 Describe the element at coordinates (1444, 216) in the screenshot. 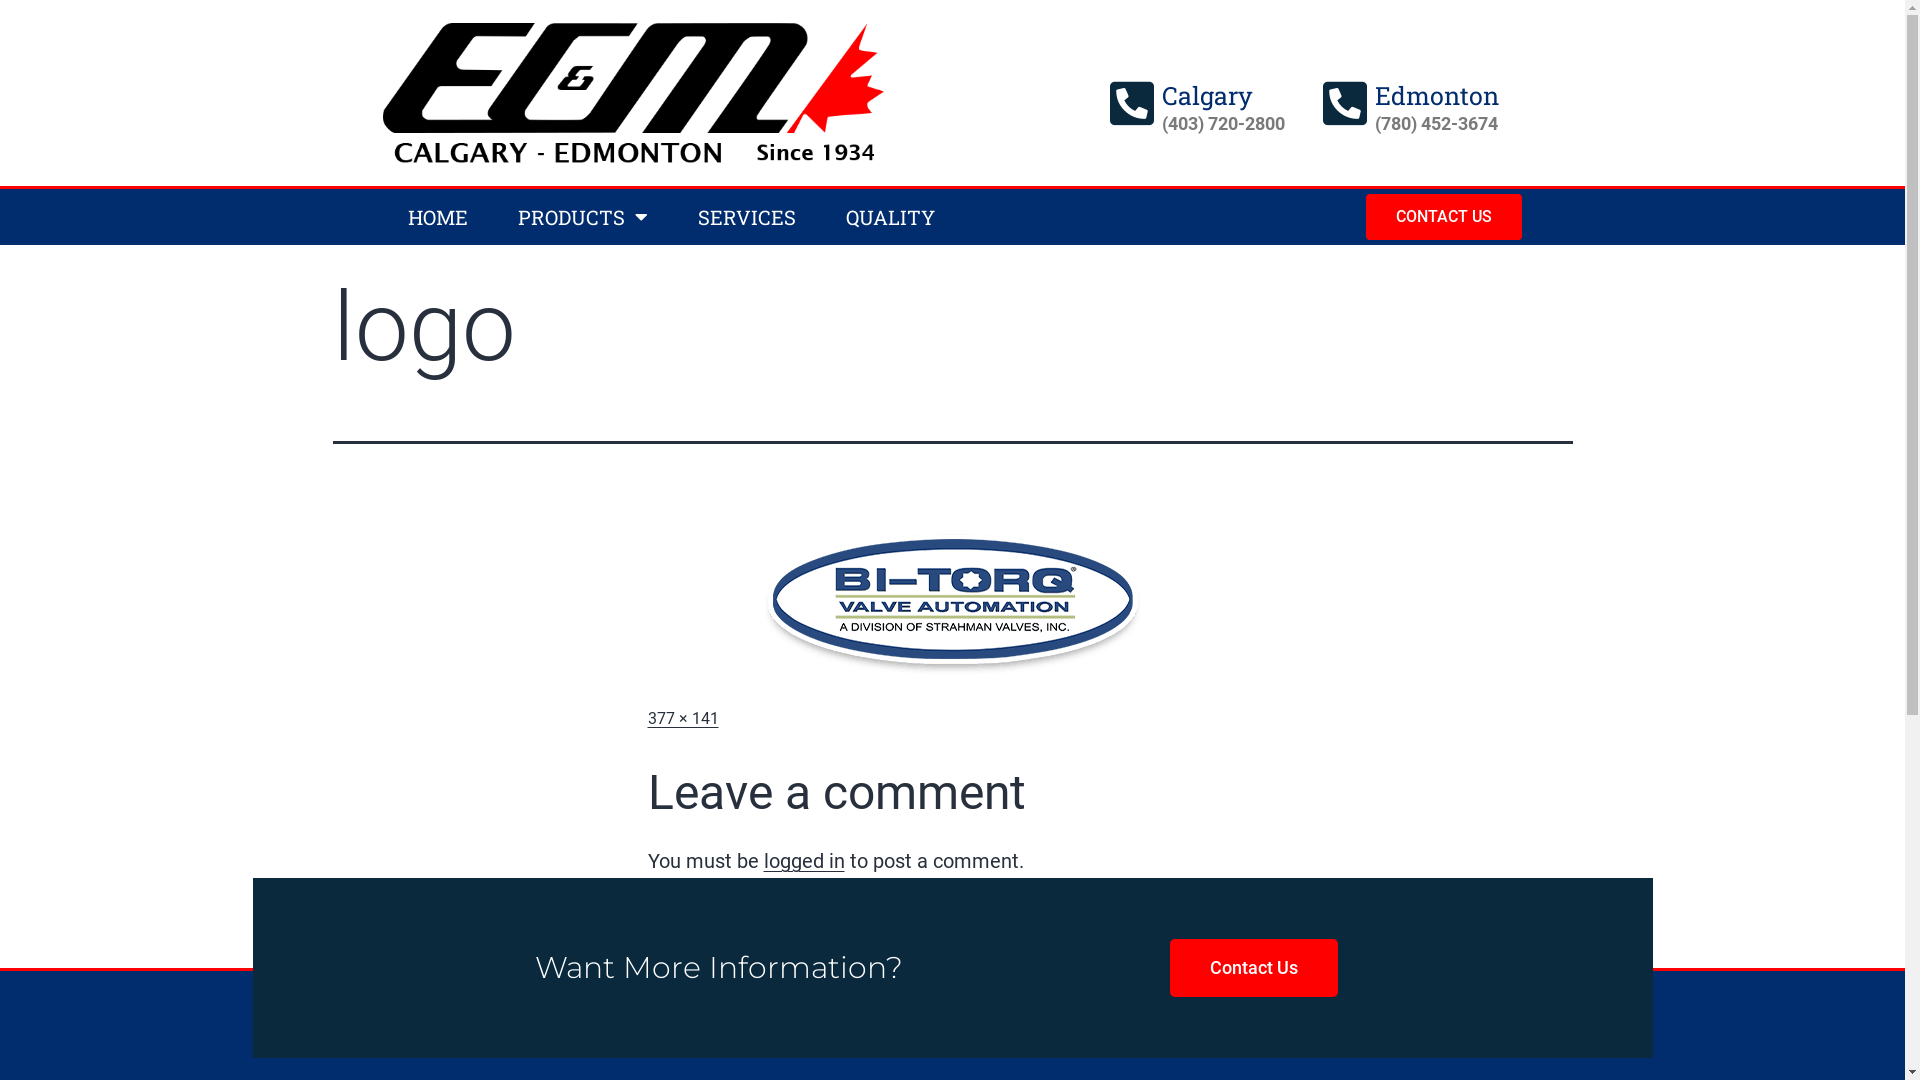

I see `'CONTACT US'` at that location.